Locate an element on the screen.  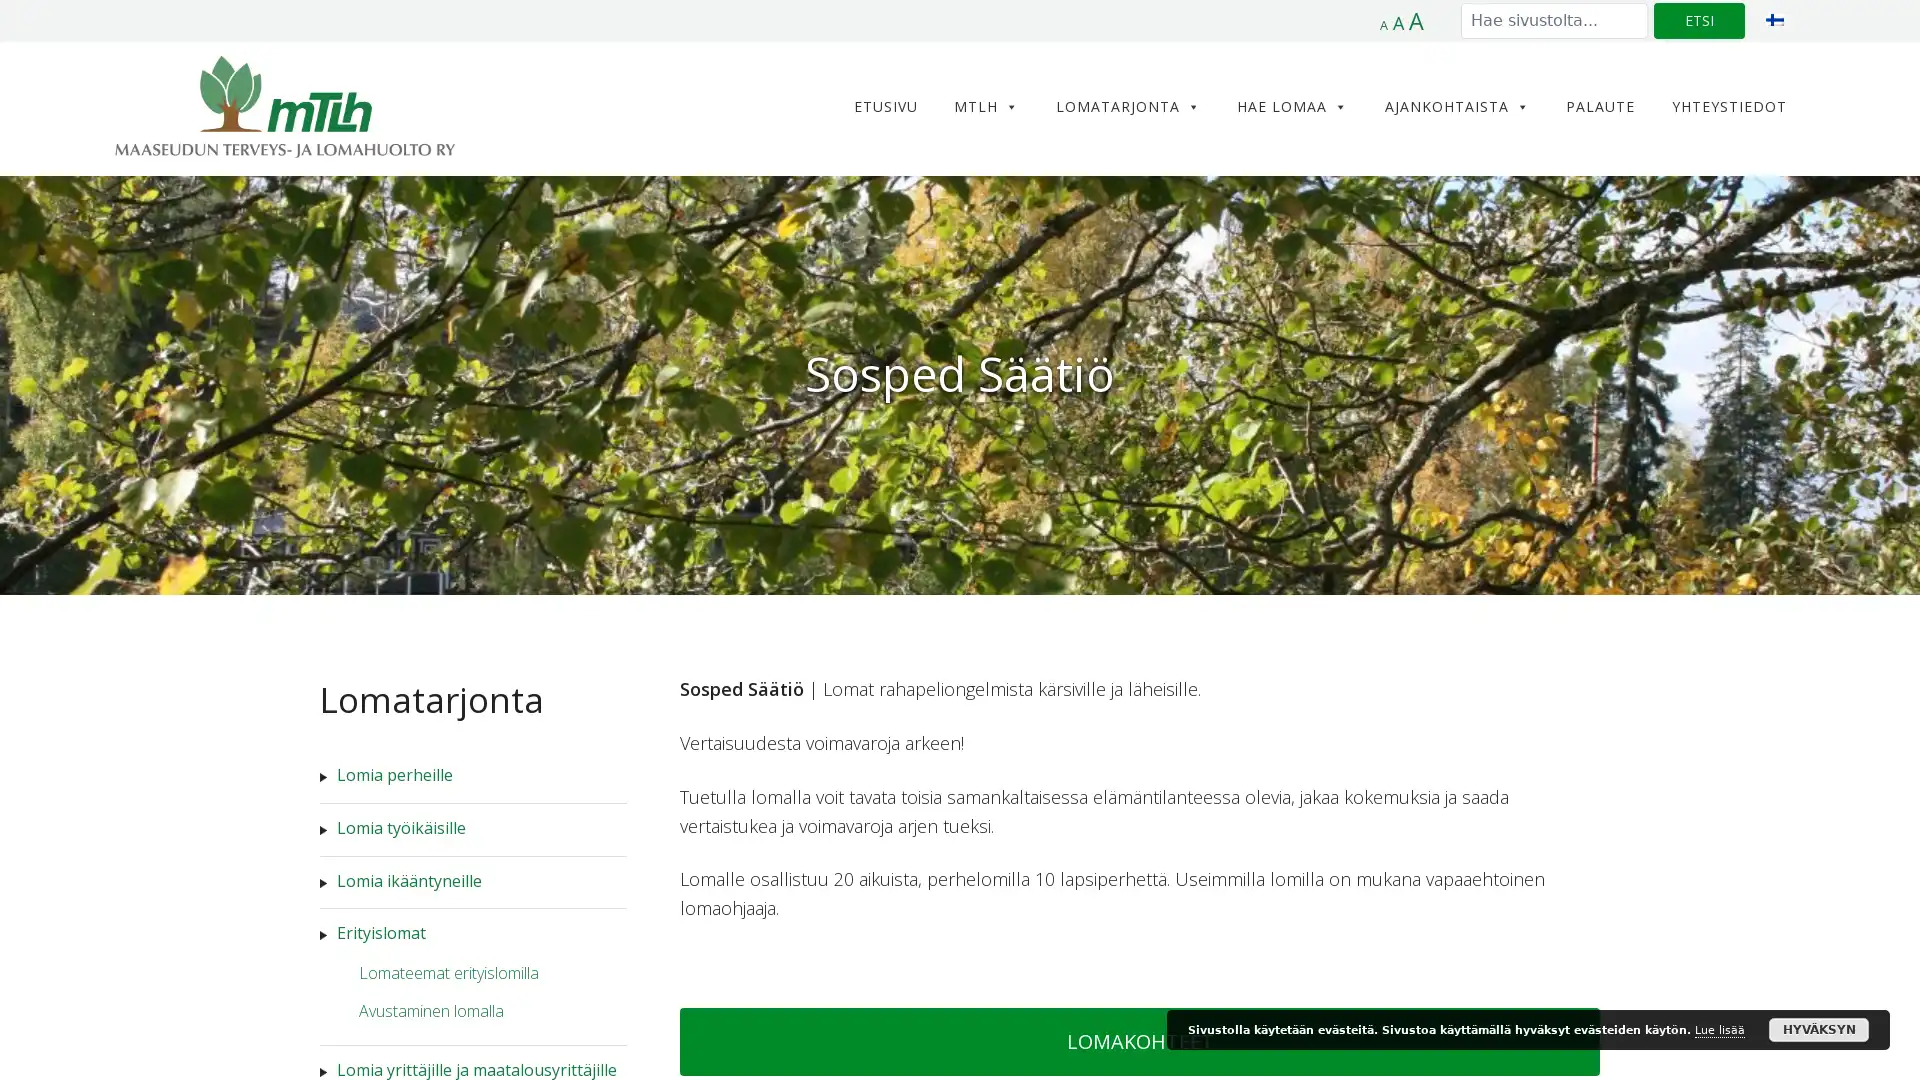
HYVAKSYN is located at coordinates (1819, 1029).